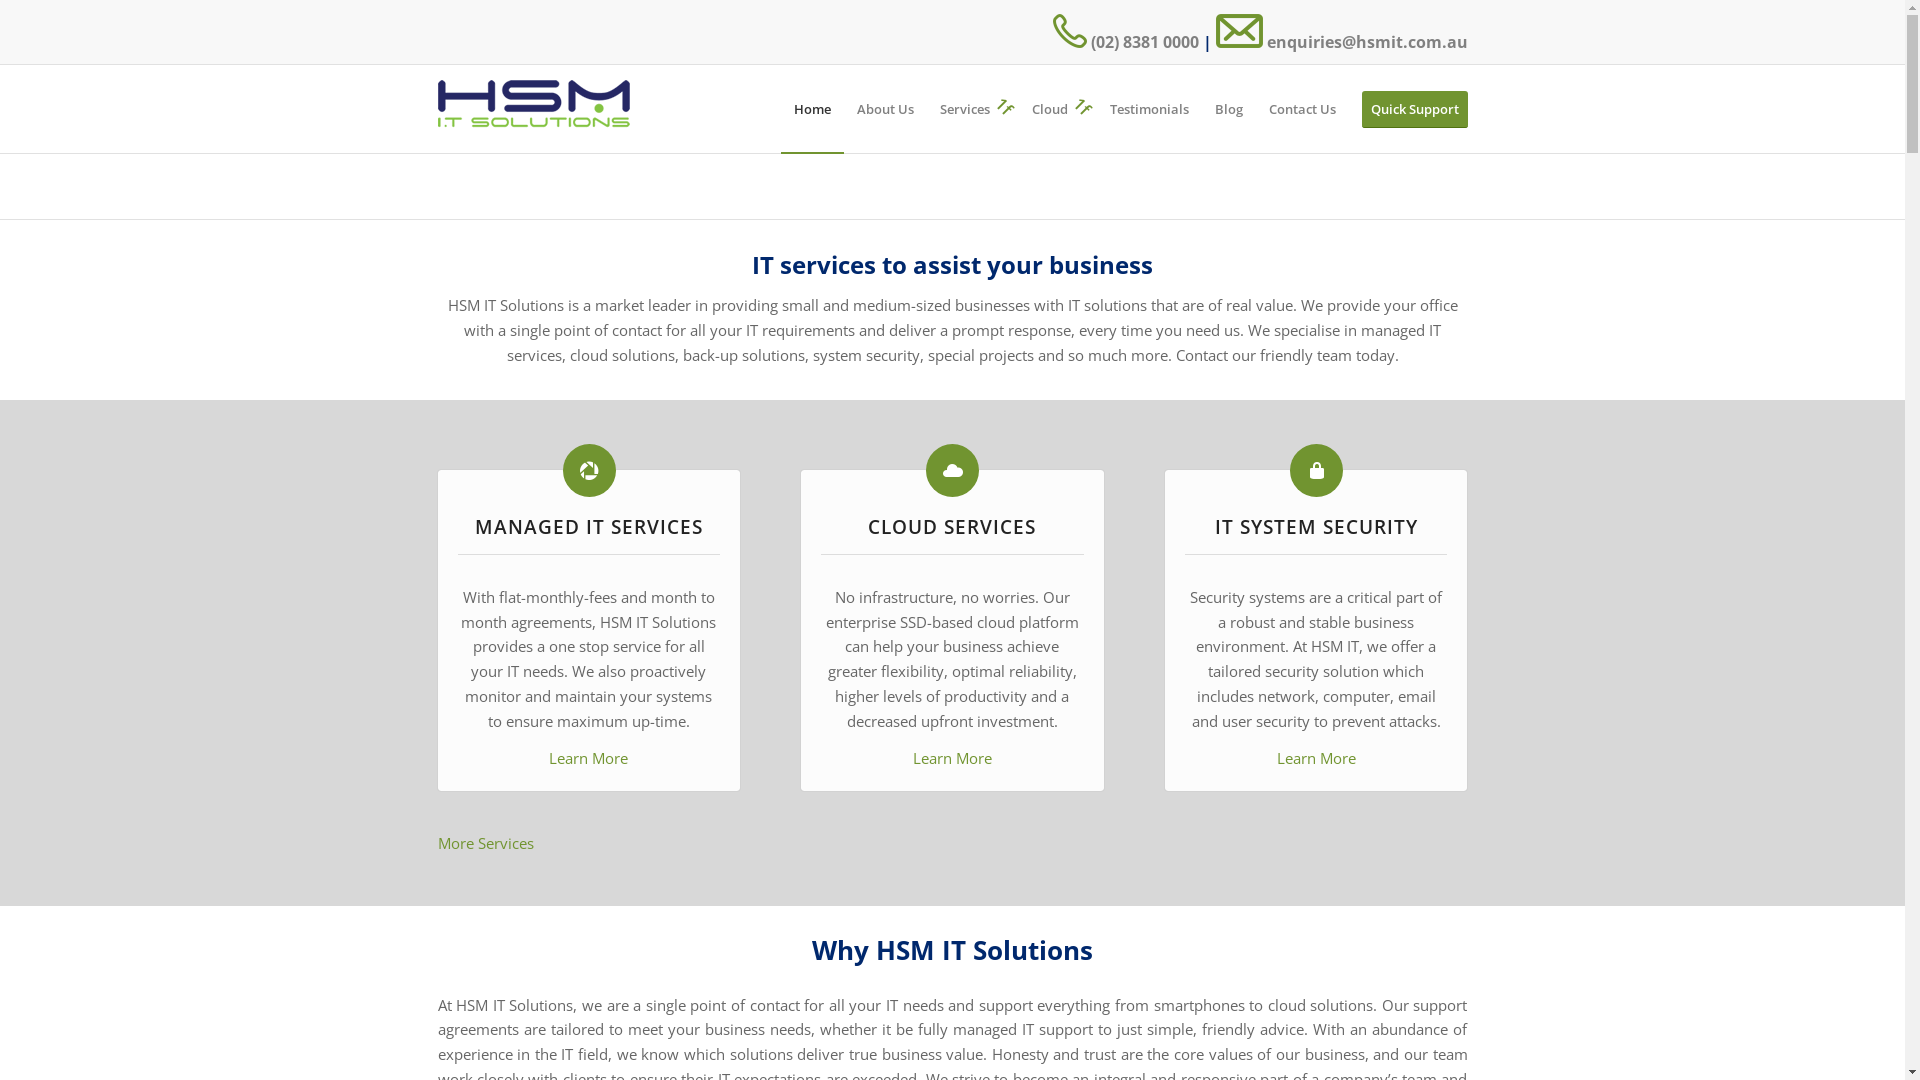  I want to click on 'Blog', so click(1227, 108).